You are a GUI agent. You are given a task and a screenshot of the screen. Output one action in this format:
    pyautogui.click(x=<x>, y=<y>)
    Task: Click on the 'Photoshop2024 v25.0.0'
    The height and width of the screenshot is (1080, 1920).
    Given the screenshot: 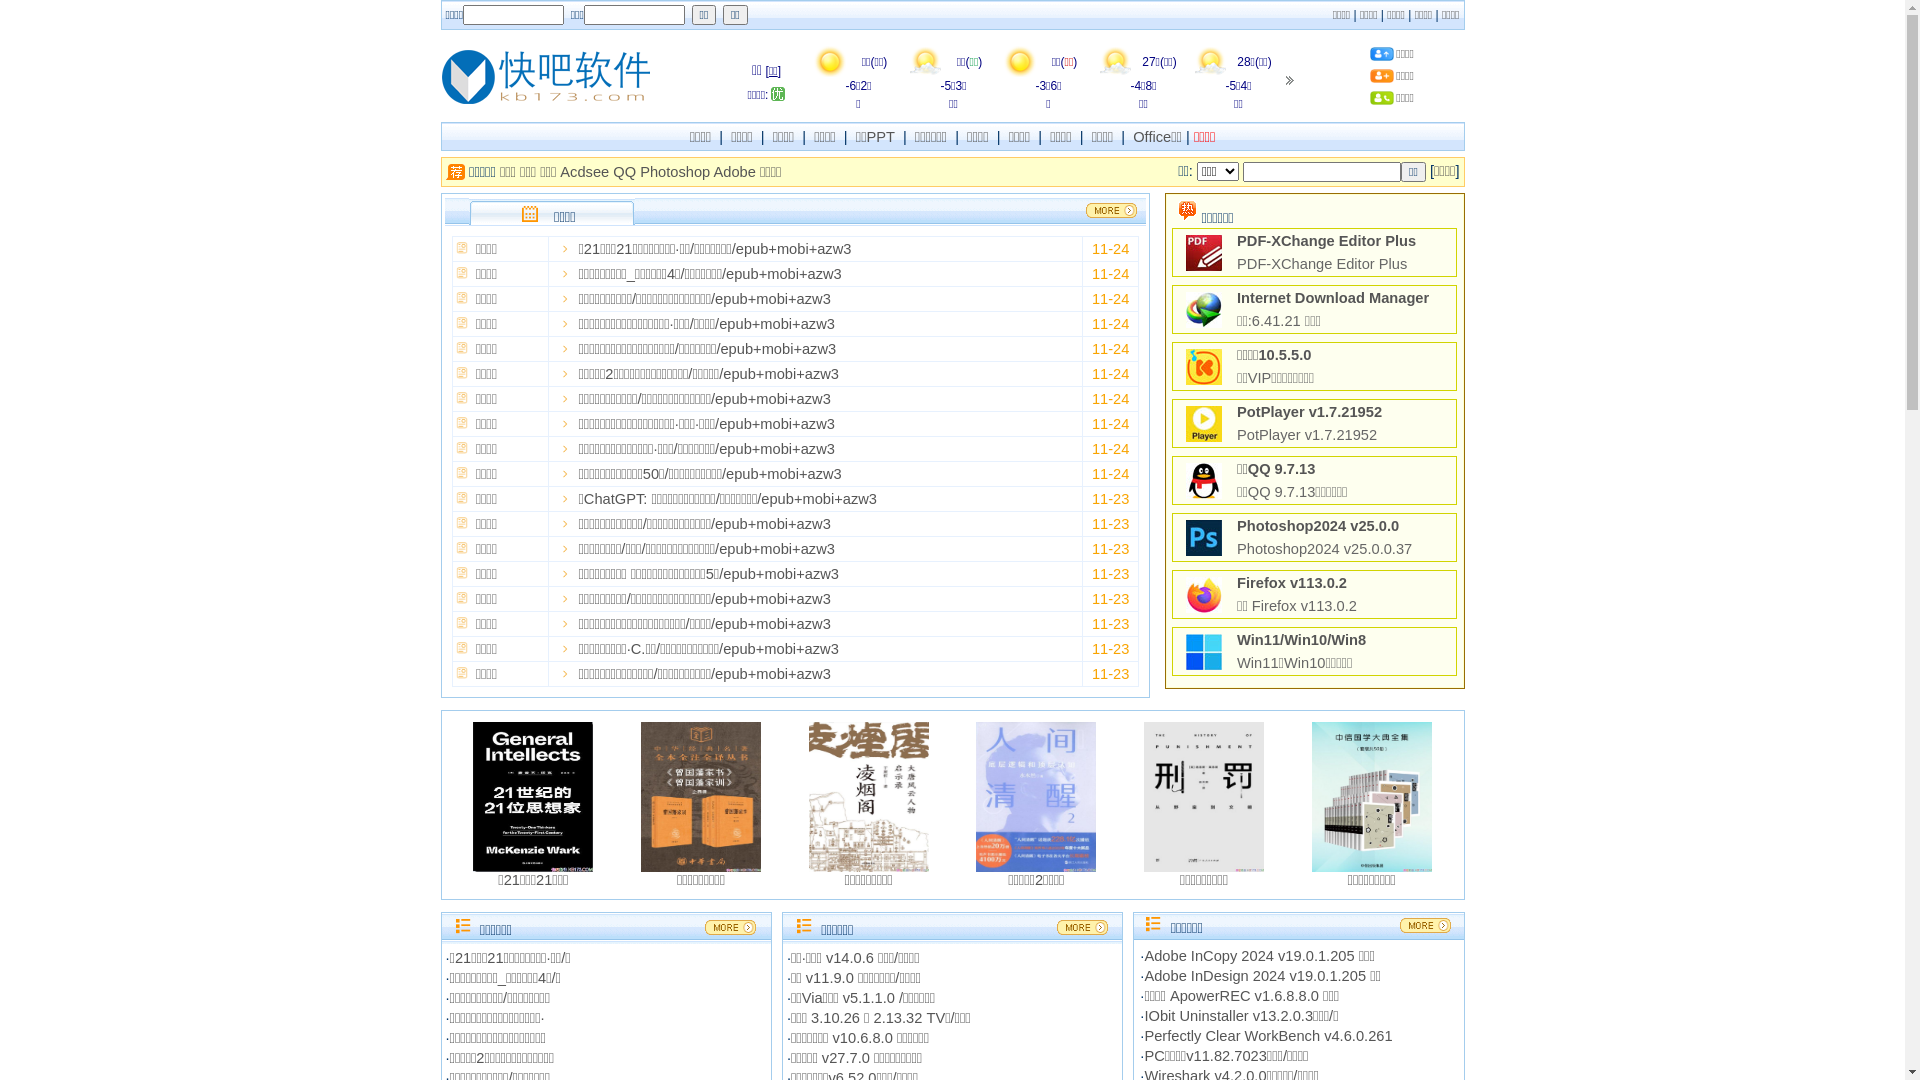 What is the action you would take?
    pyautogui.click(x=1236, y=524)
    